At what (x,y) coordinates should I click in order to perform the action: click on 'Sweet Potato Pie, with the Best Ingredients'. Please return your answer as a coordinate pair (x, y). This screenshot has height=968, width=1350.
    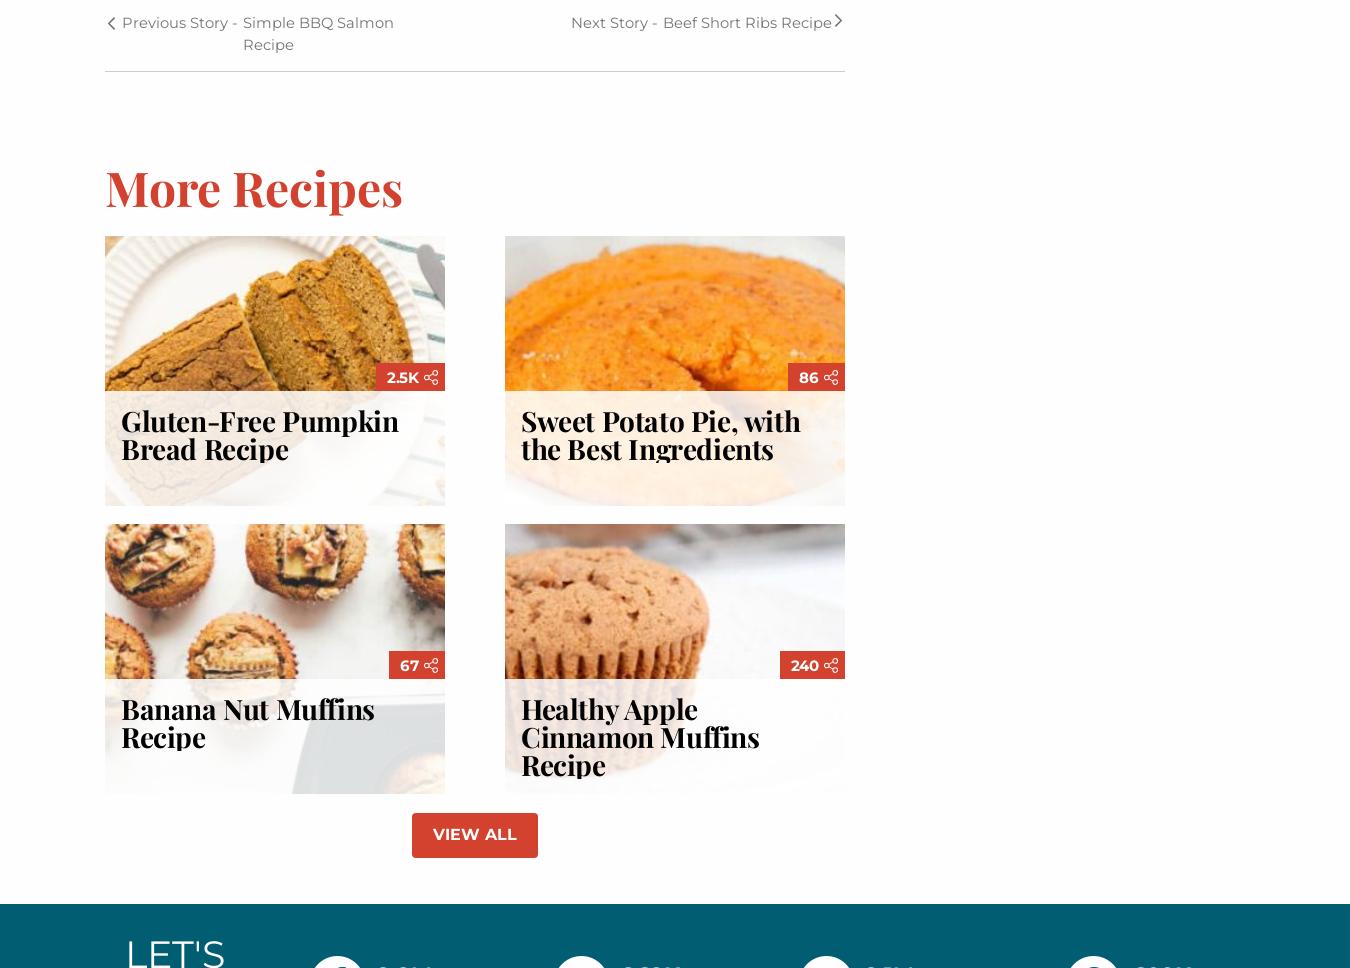
    Looking at the image, I should click on (519, 434).